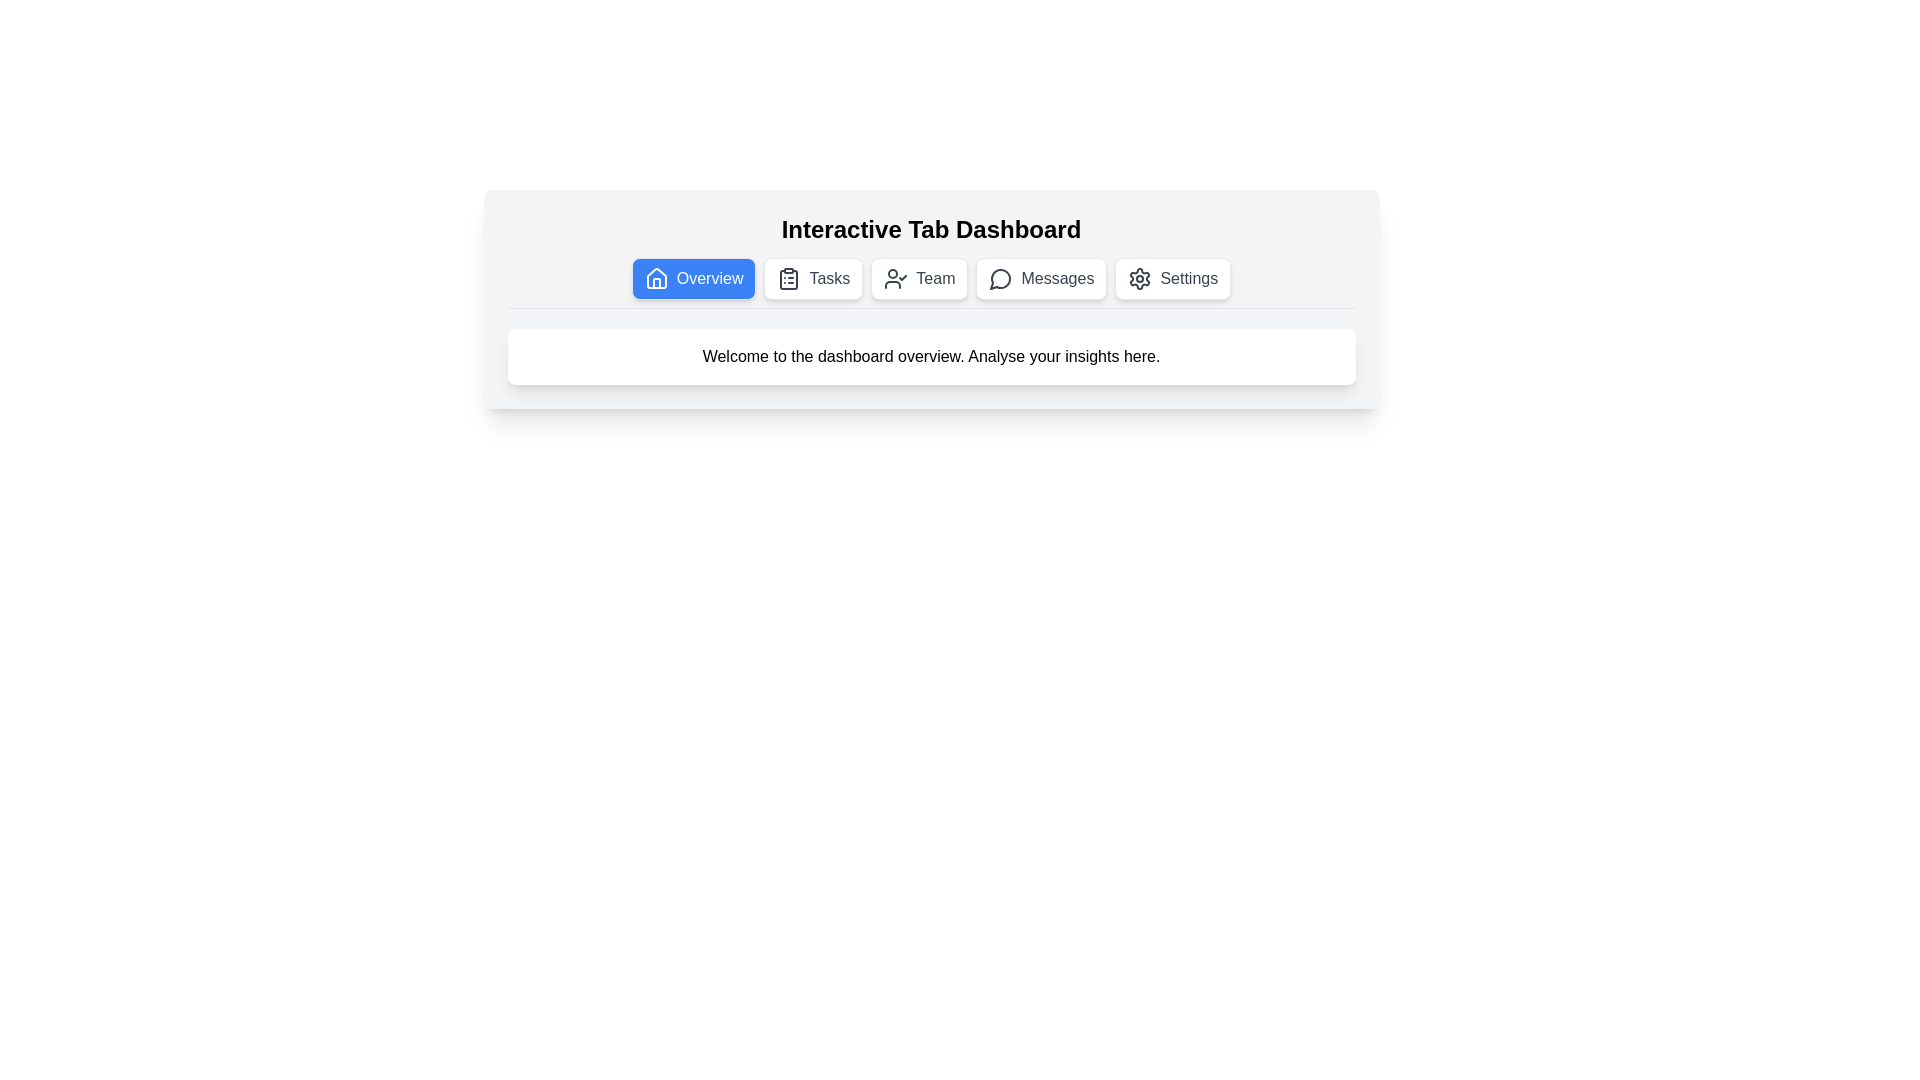 Image resolution: width=1920 pixels, height=1080 pixels. I want to click on the button with a white background and clipboard icon labeled 'Tasks', so click(813, 278).